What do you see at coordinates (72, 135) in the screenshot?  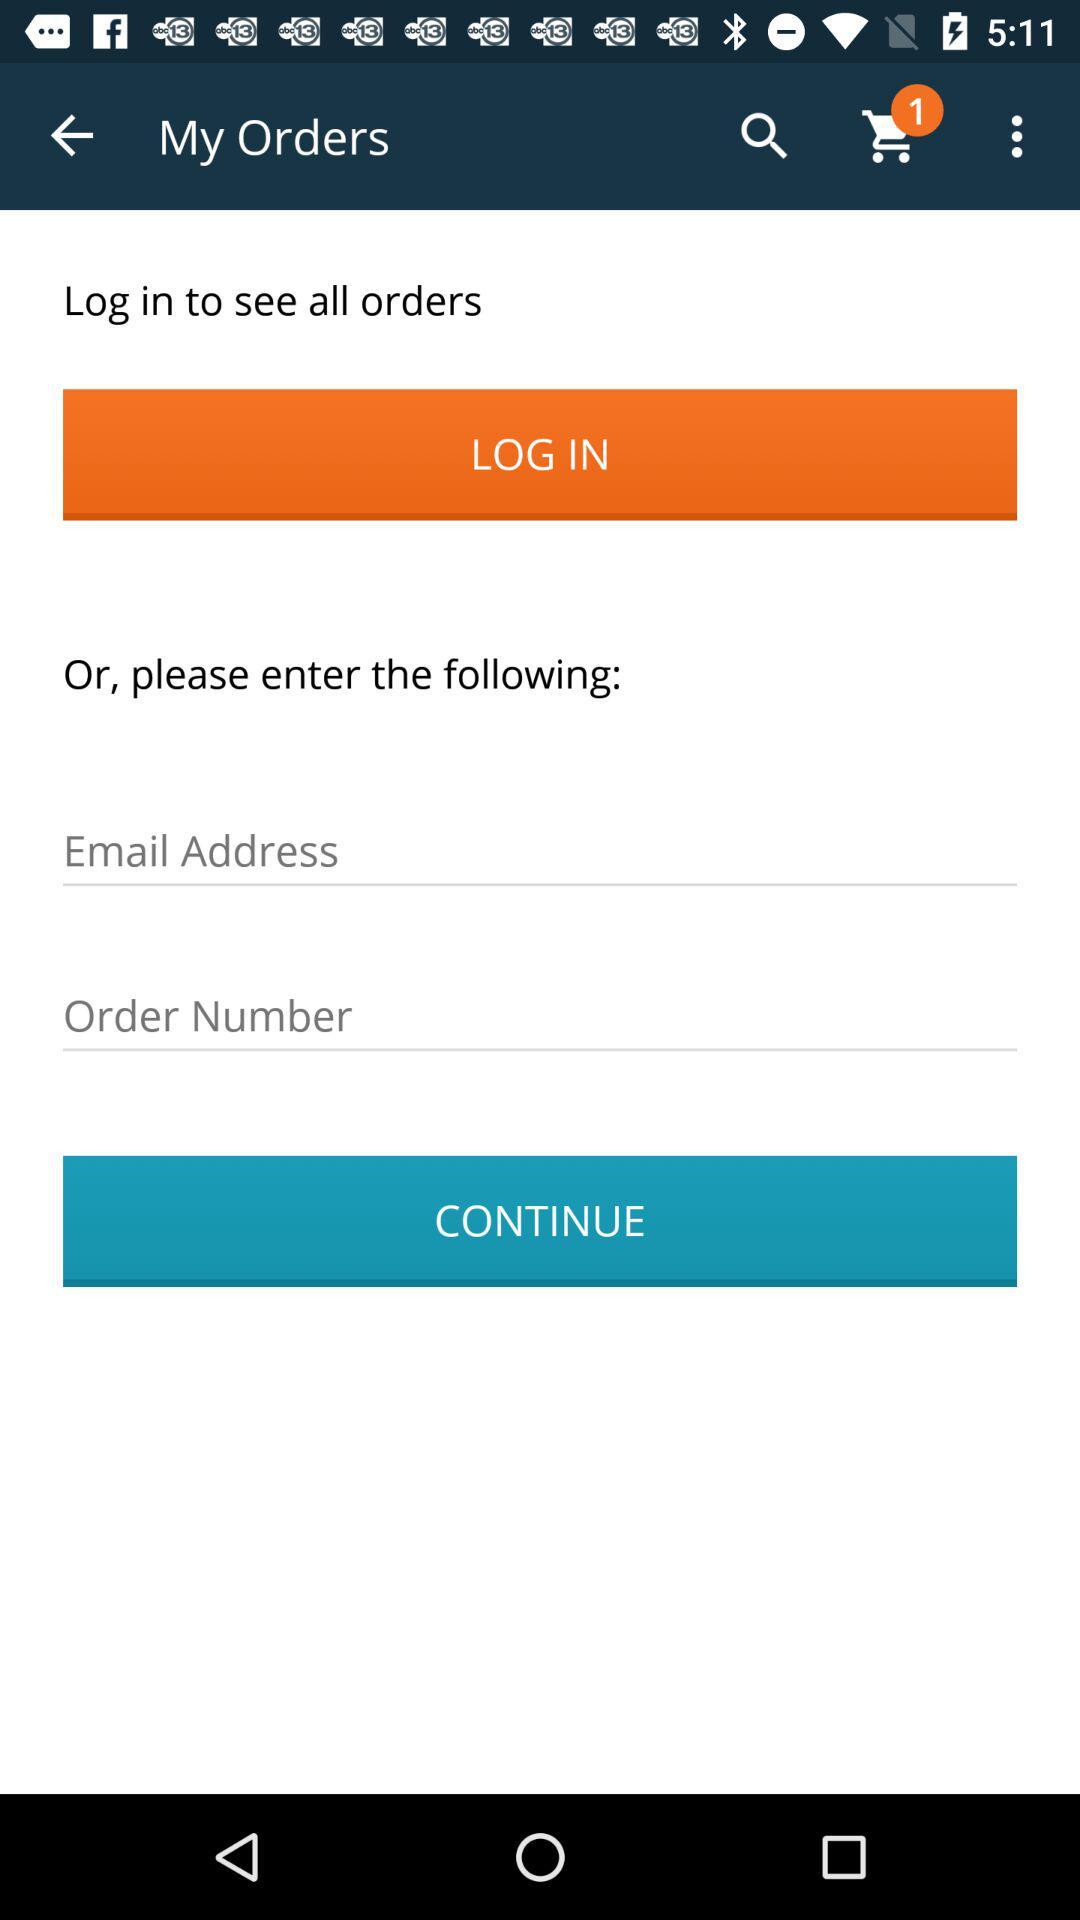 I see `app next to the my orders app` at bounding box center [72, 135].